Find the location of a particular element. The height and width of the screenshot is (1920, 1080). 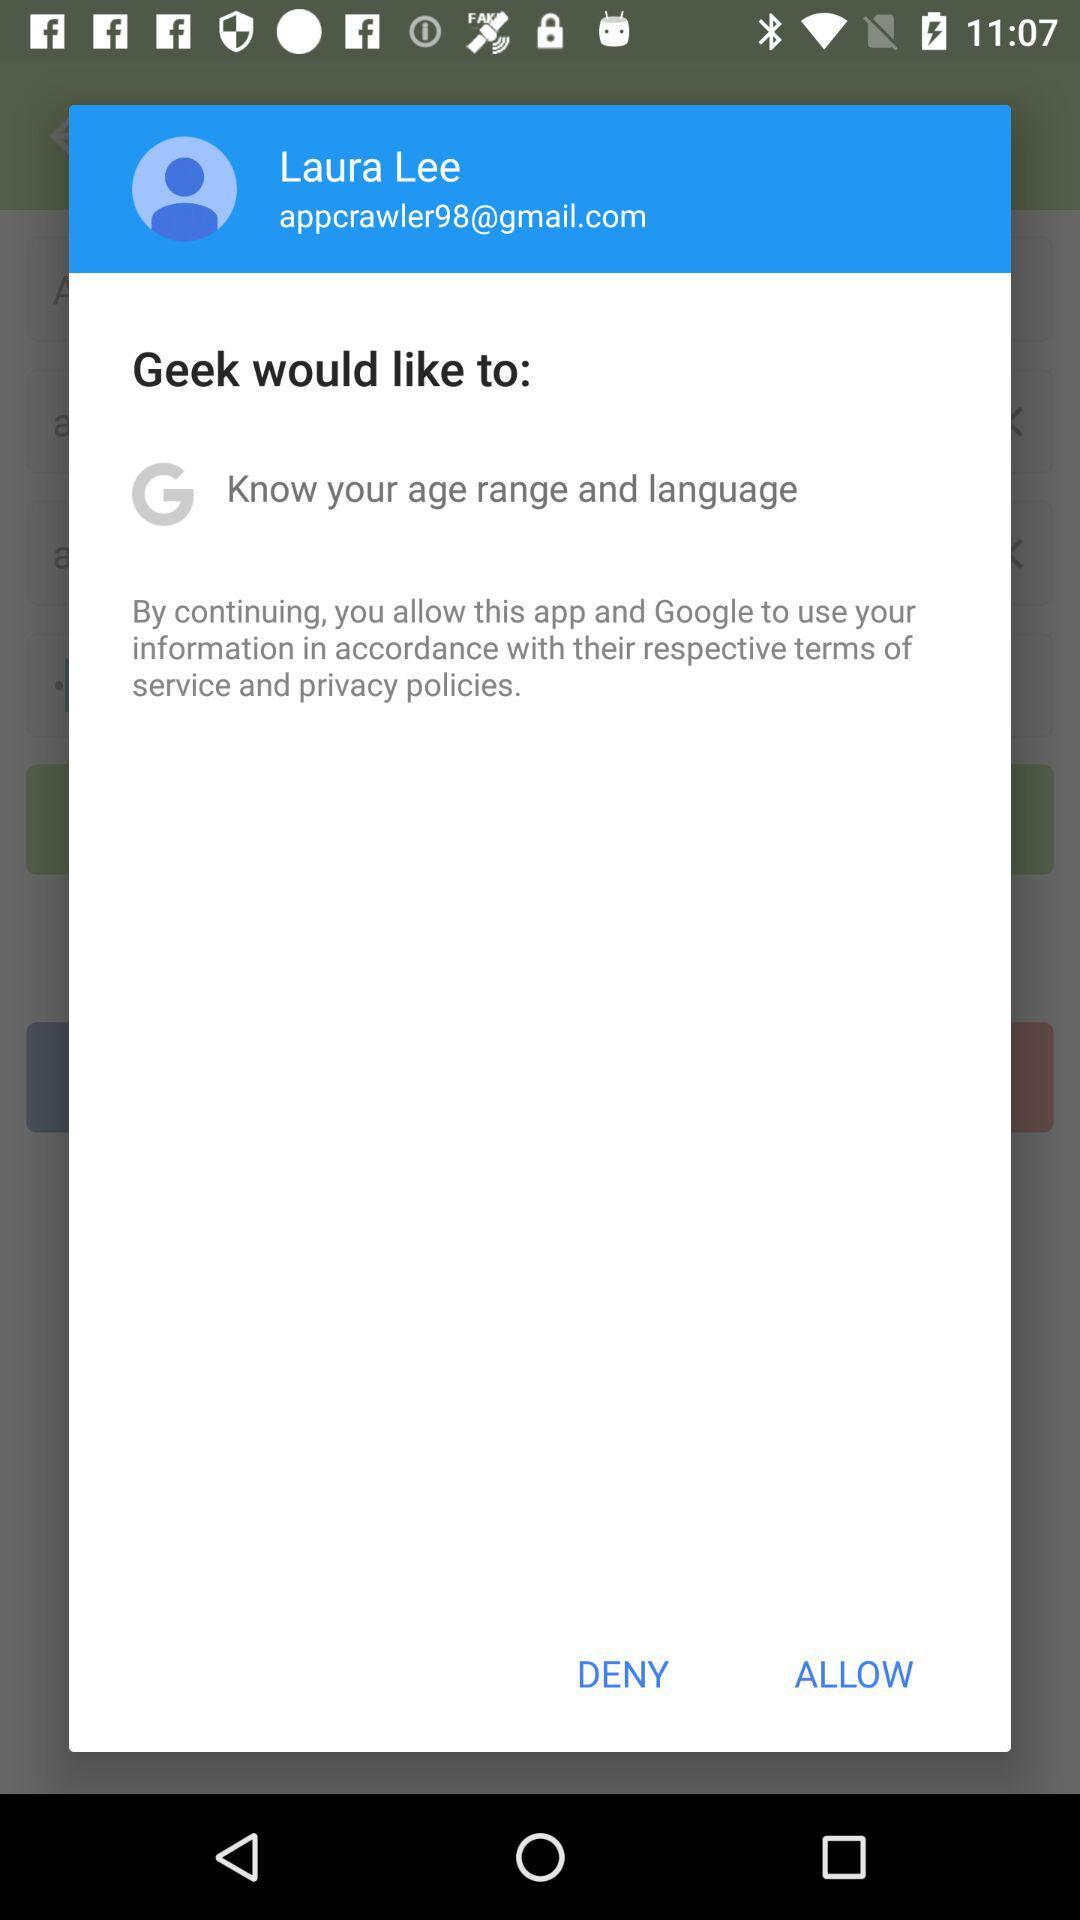

the app below by continuing you is located at coordinates (621, 1673).